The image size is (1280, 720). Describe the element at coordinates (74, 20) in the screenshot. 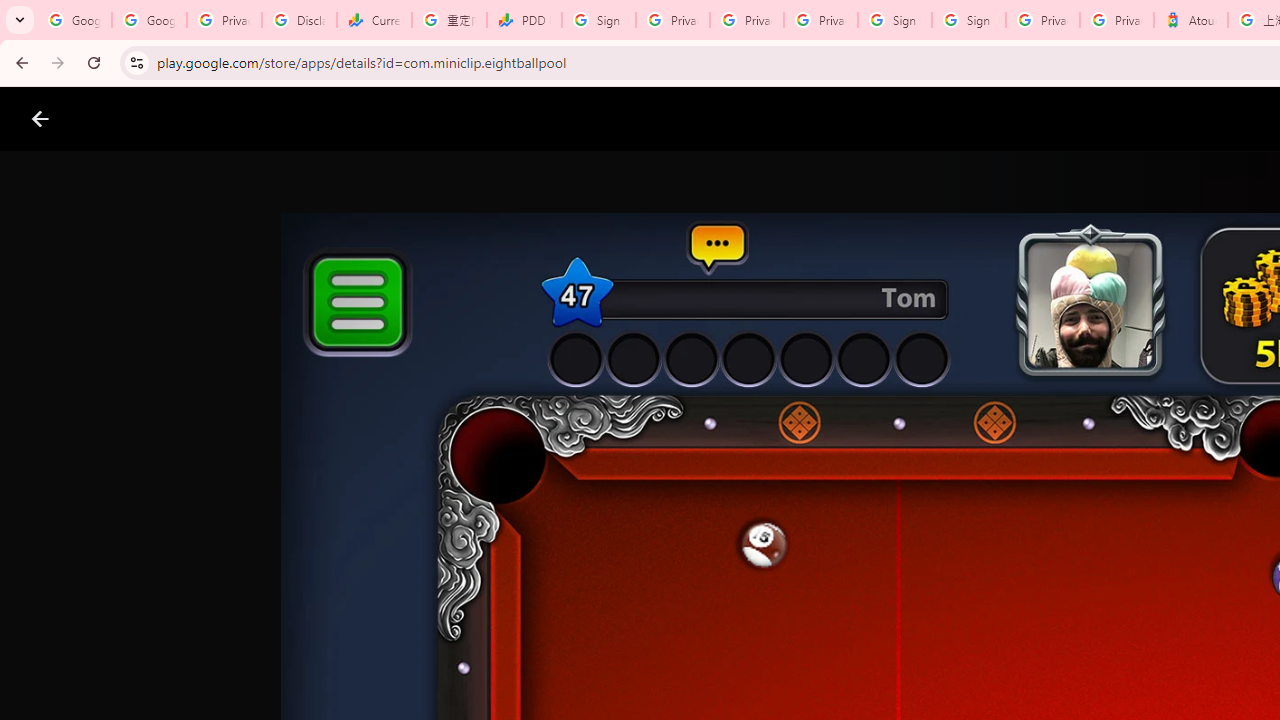

I see `'Google Workspace Admin Community'` at that location.